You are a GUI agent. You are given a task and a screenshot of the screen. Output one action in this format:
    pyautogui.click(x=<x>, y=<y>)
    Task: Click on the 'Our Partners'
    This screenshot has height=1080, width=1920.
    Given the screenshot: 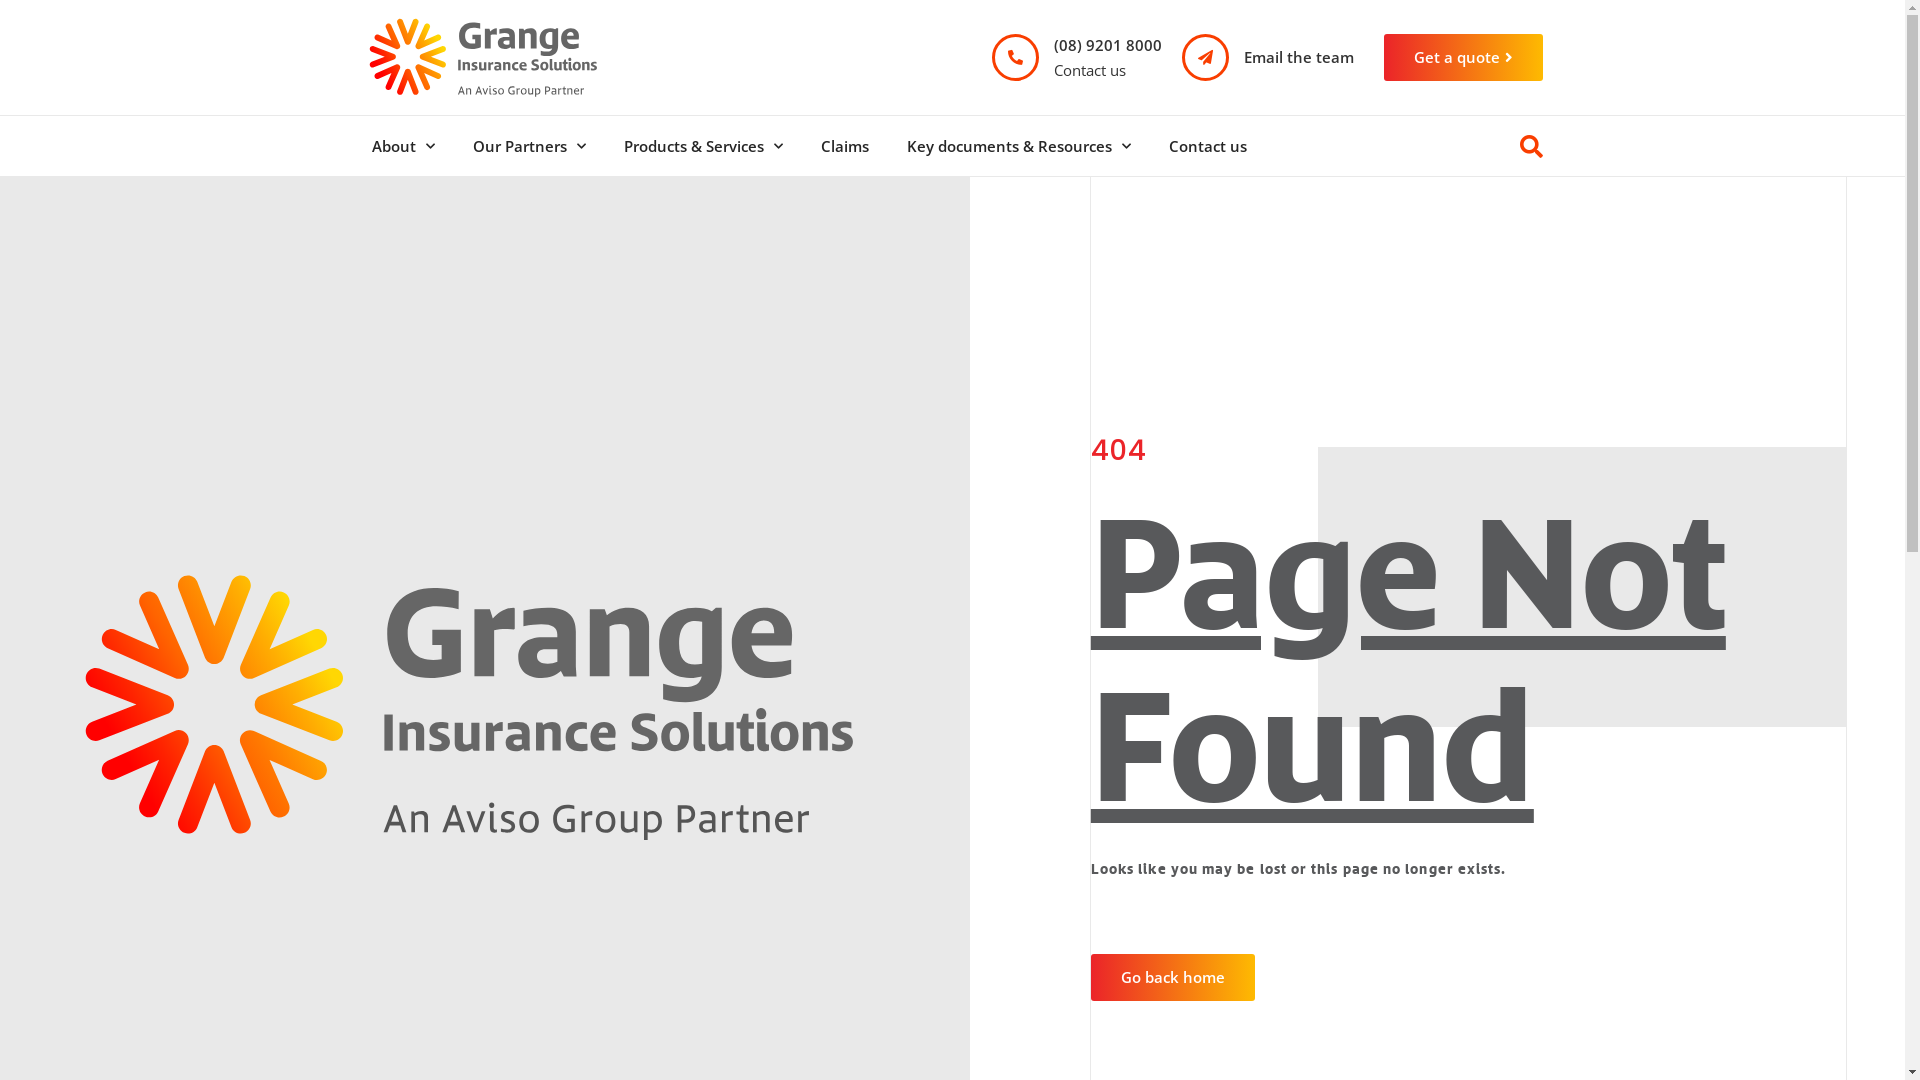 What is the action you would take?
    pyautogui.click(x=529, y=145)
    